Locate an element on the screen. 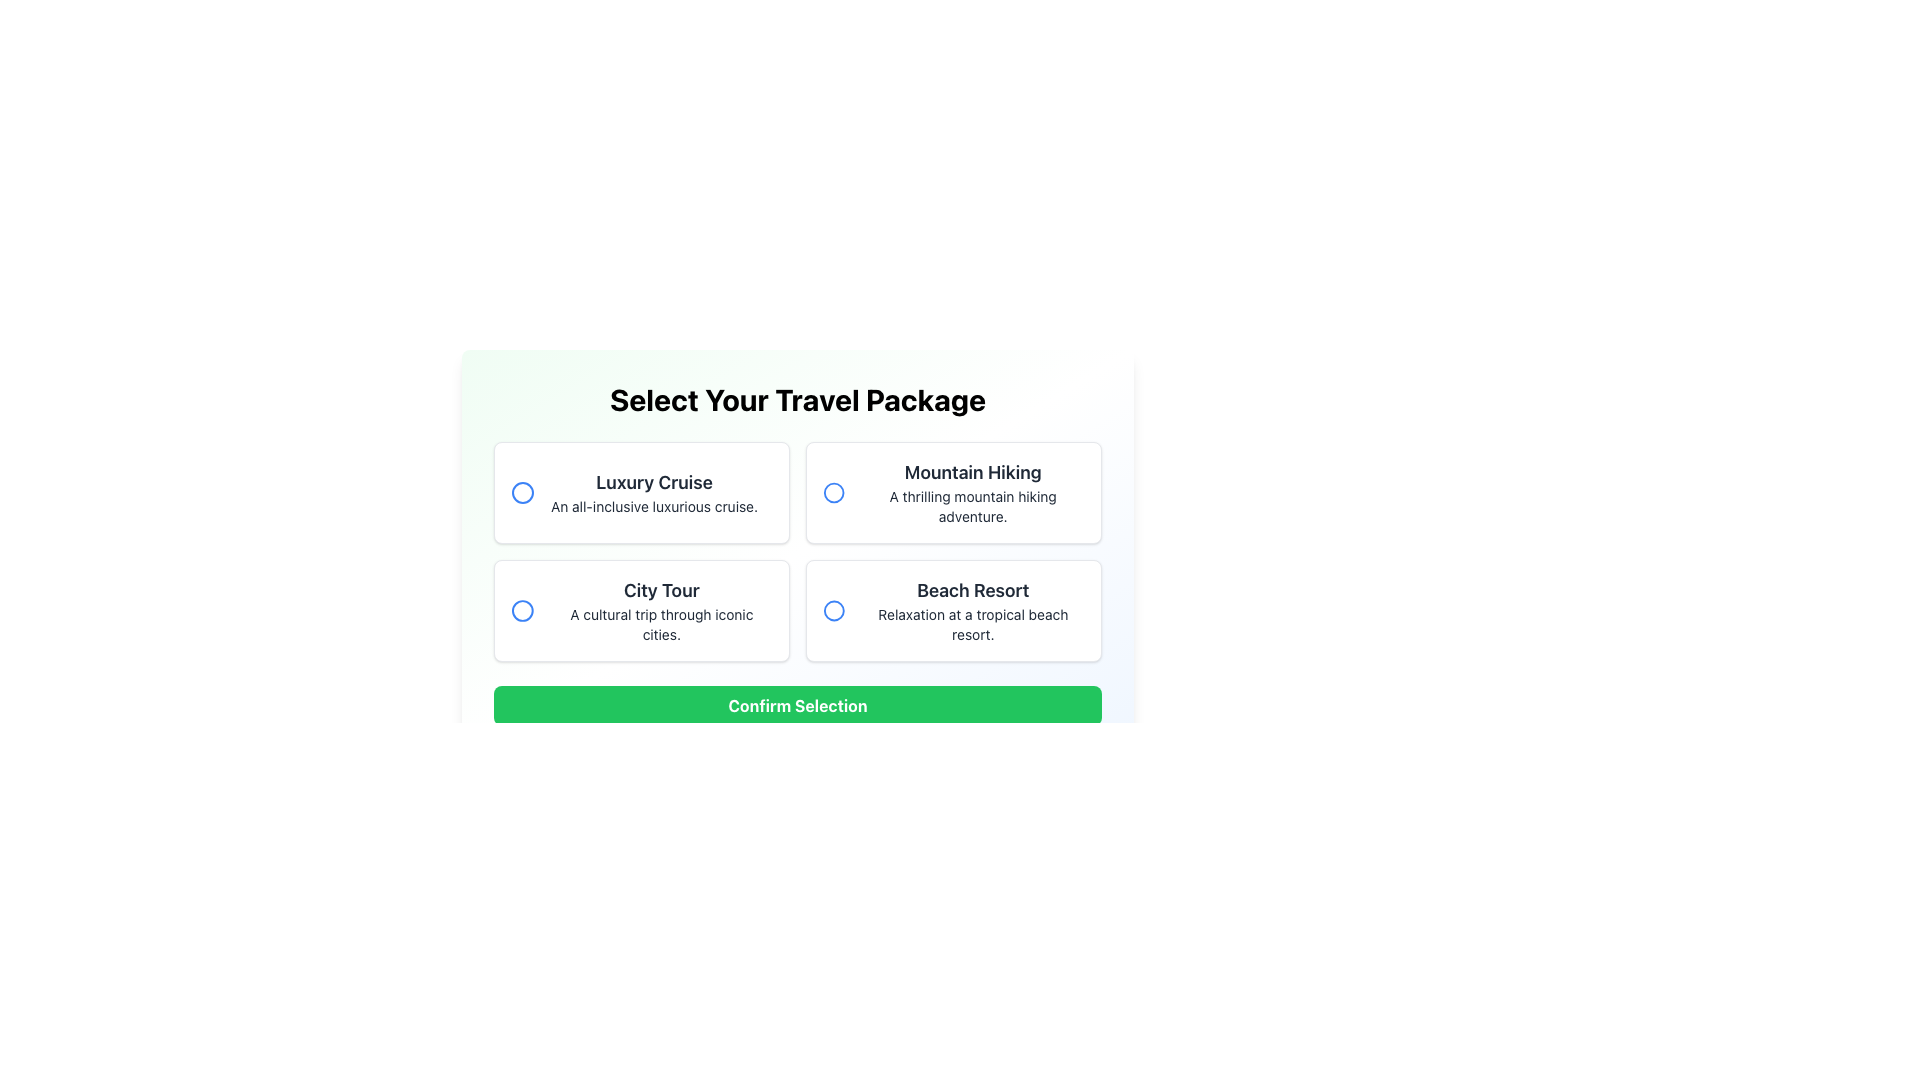 The height and width of the screenshot is (1080, 1920). the circular SVG icon with a blue border positioned to the left of the 'Luxury Cruise' package option is located at coordinates (523, 493).